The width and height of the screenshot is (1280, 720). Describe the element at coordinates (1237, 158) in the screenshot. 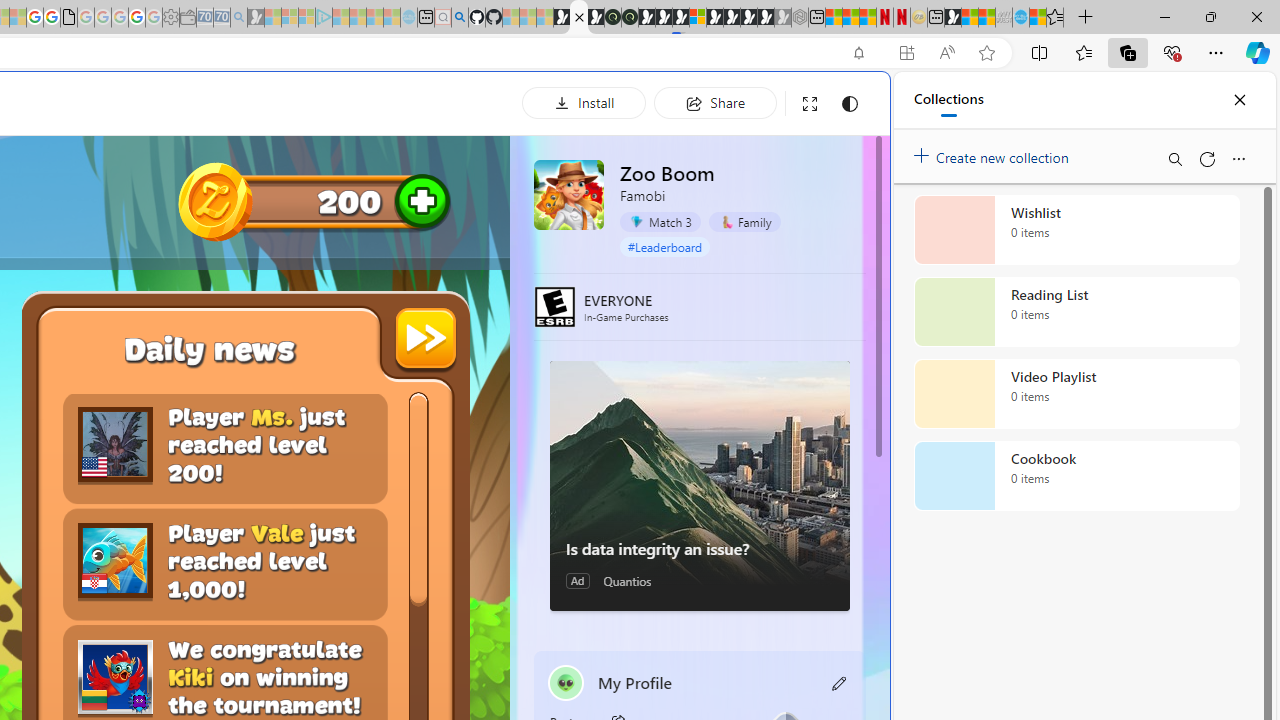

I see `'More options menu'` at that location.